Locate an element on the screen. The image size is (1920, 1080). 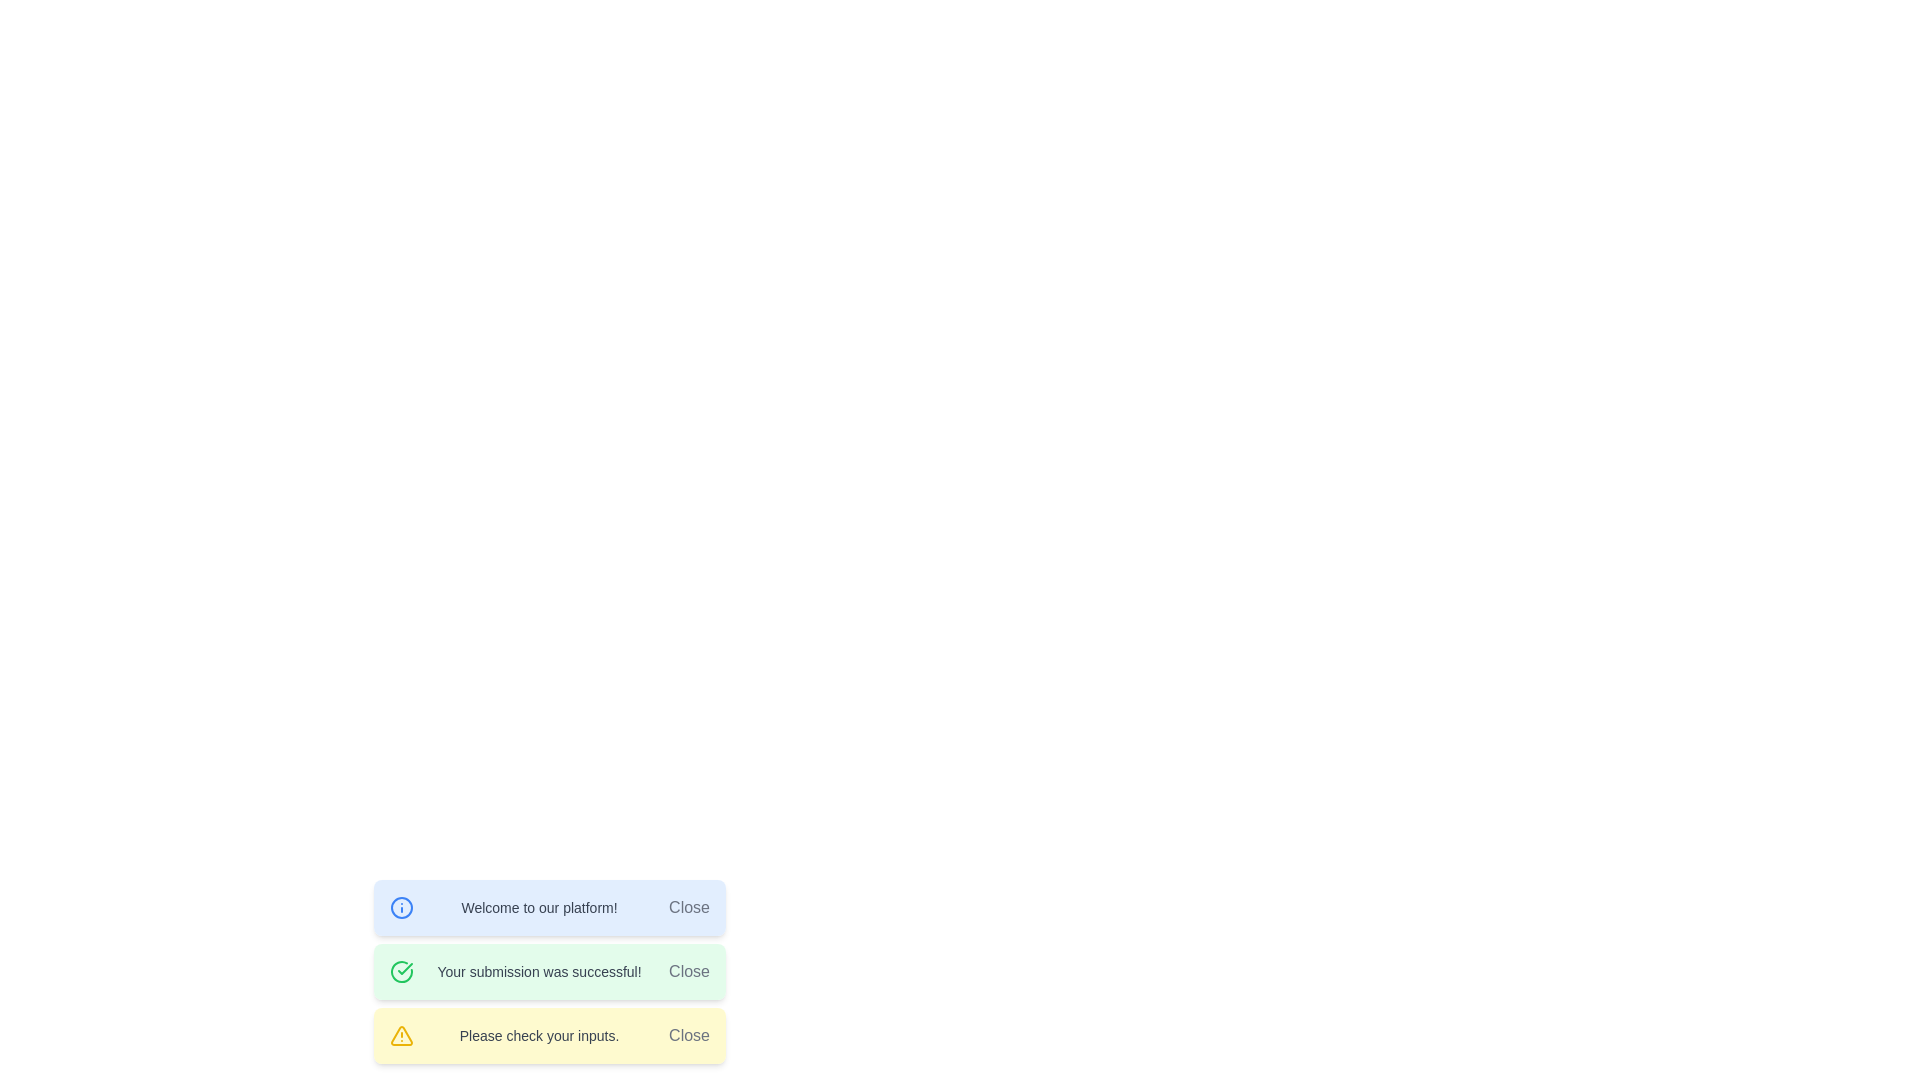
the yellow triangular icon with a warning symbol inside it, located at the leftmost side of the alert box displaying 'Please check your inputs.' is located at coordinates (401, 1035).